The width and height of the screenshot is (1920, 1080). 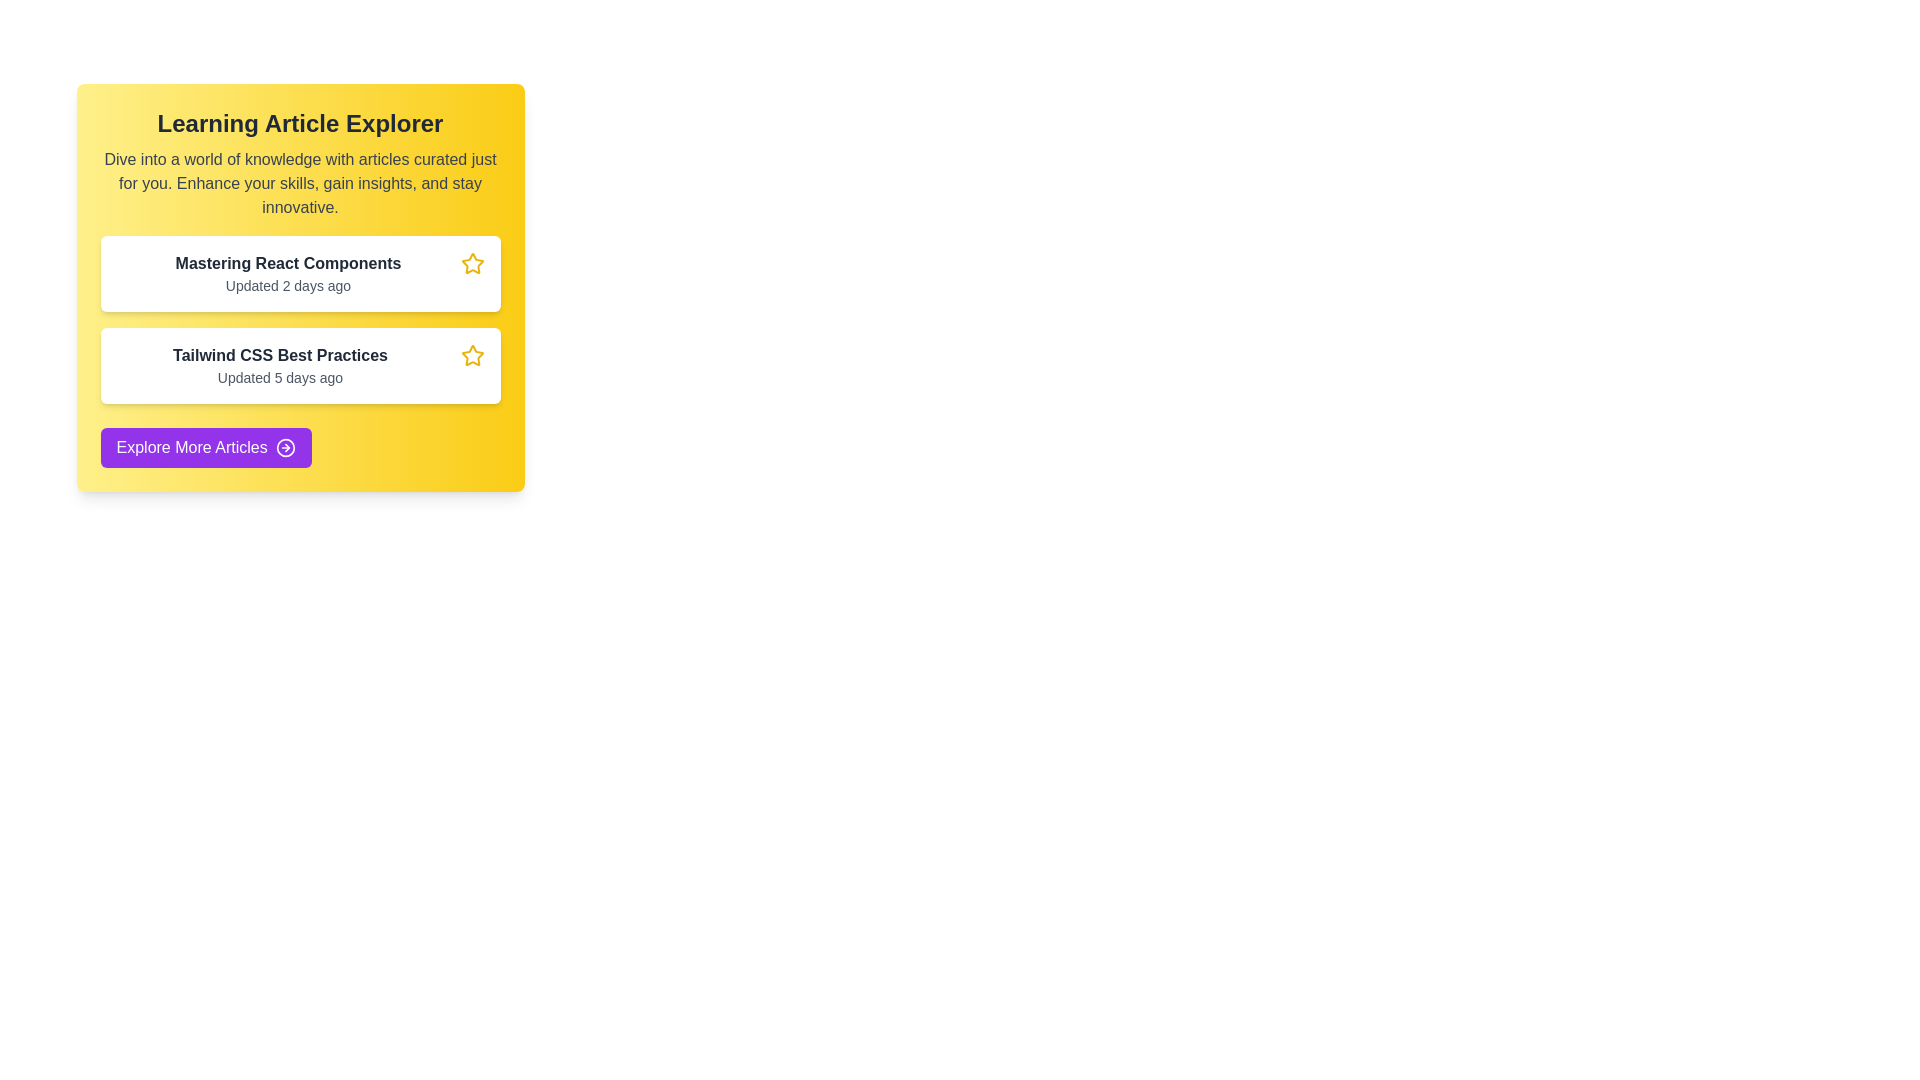 What do you see at coordinates (471, 354) in the screenshot?
I see `the star icon, which is outlined in yellow and associated with the text 'Tailwind CSS Best Practices'` at bounding box center [471, 354].